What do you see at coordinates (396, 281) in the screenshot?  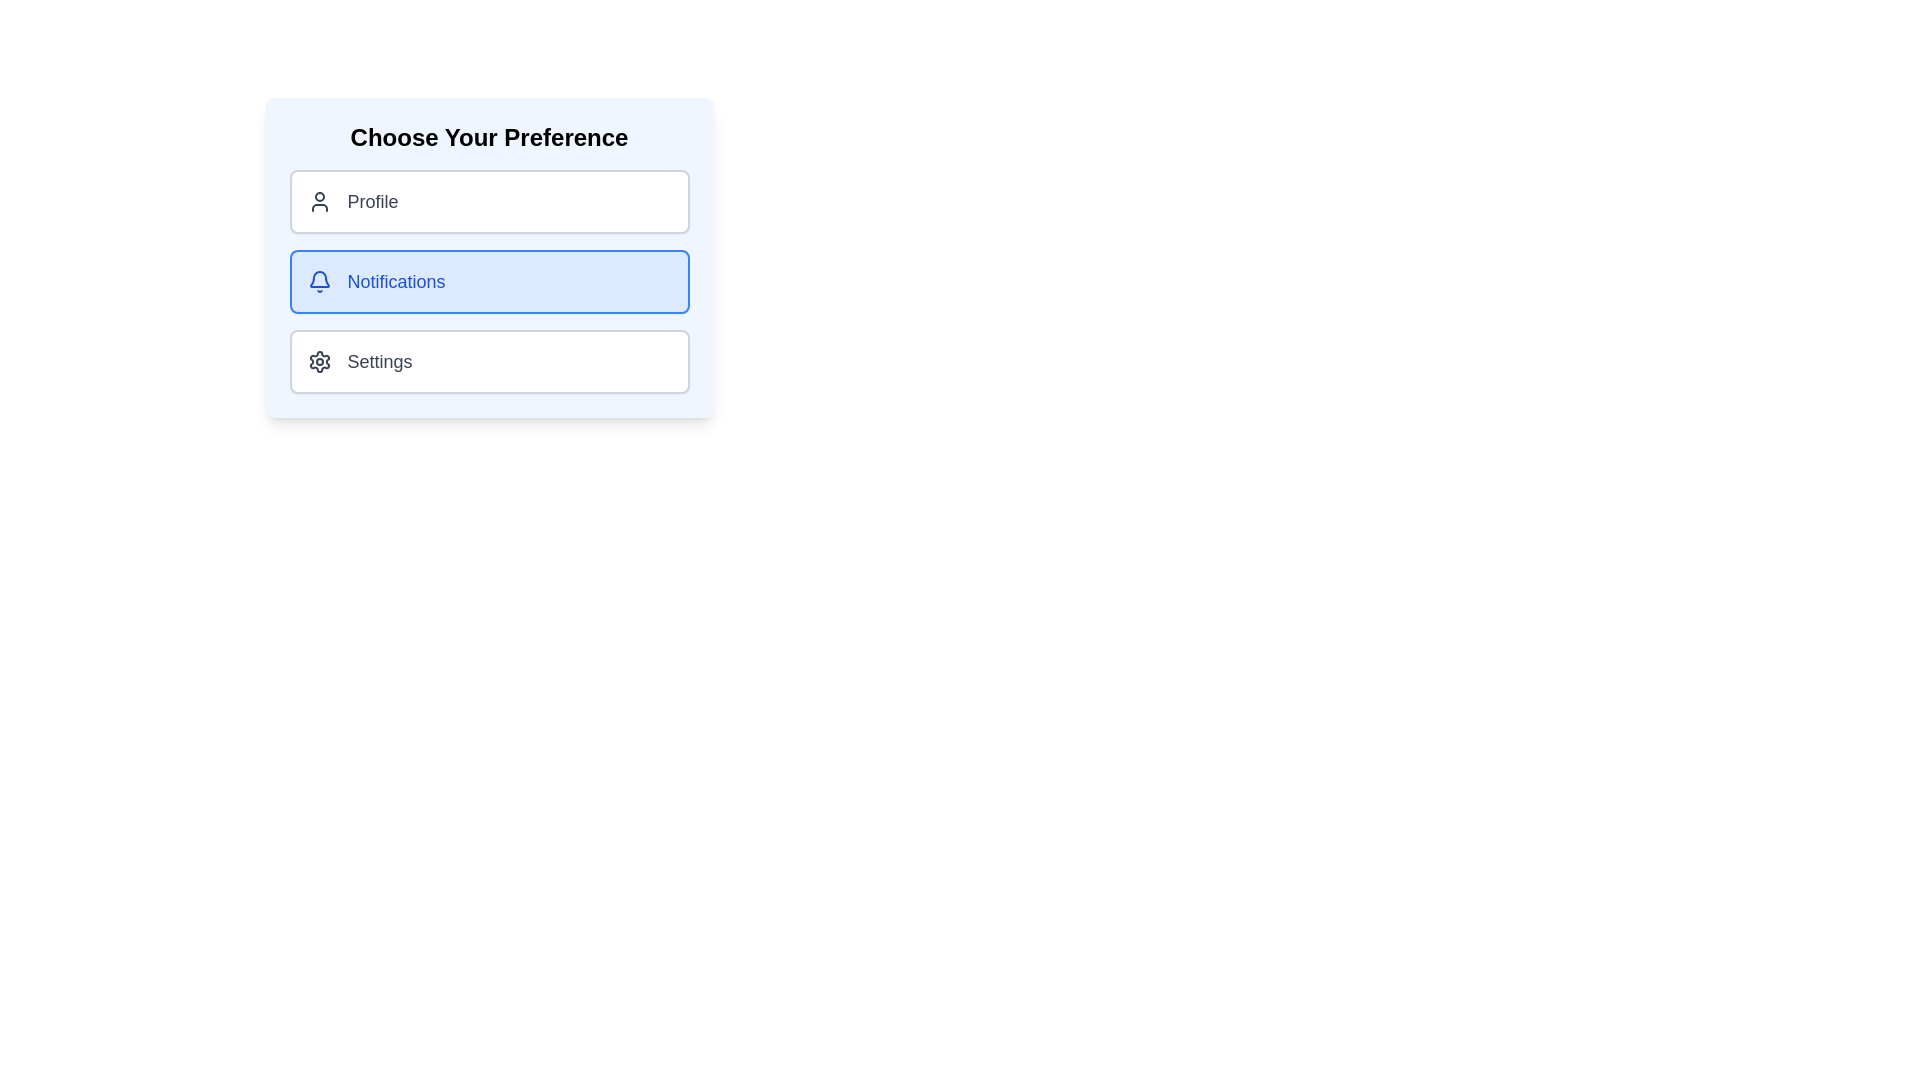 I see `the button associated with the 'Notifications' label` at bounding box center [396, 281].